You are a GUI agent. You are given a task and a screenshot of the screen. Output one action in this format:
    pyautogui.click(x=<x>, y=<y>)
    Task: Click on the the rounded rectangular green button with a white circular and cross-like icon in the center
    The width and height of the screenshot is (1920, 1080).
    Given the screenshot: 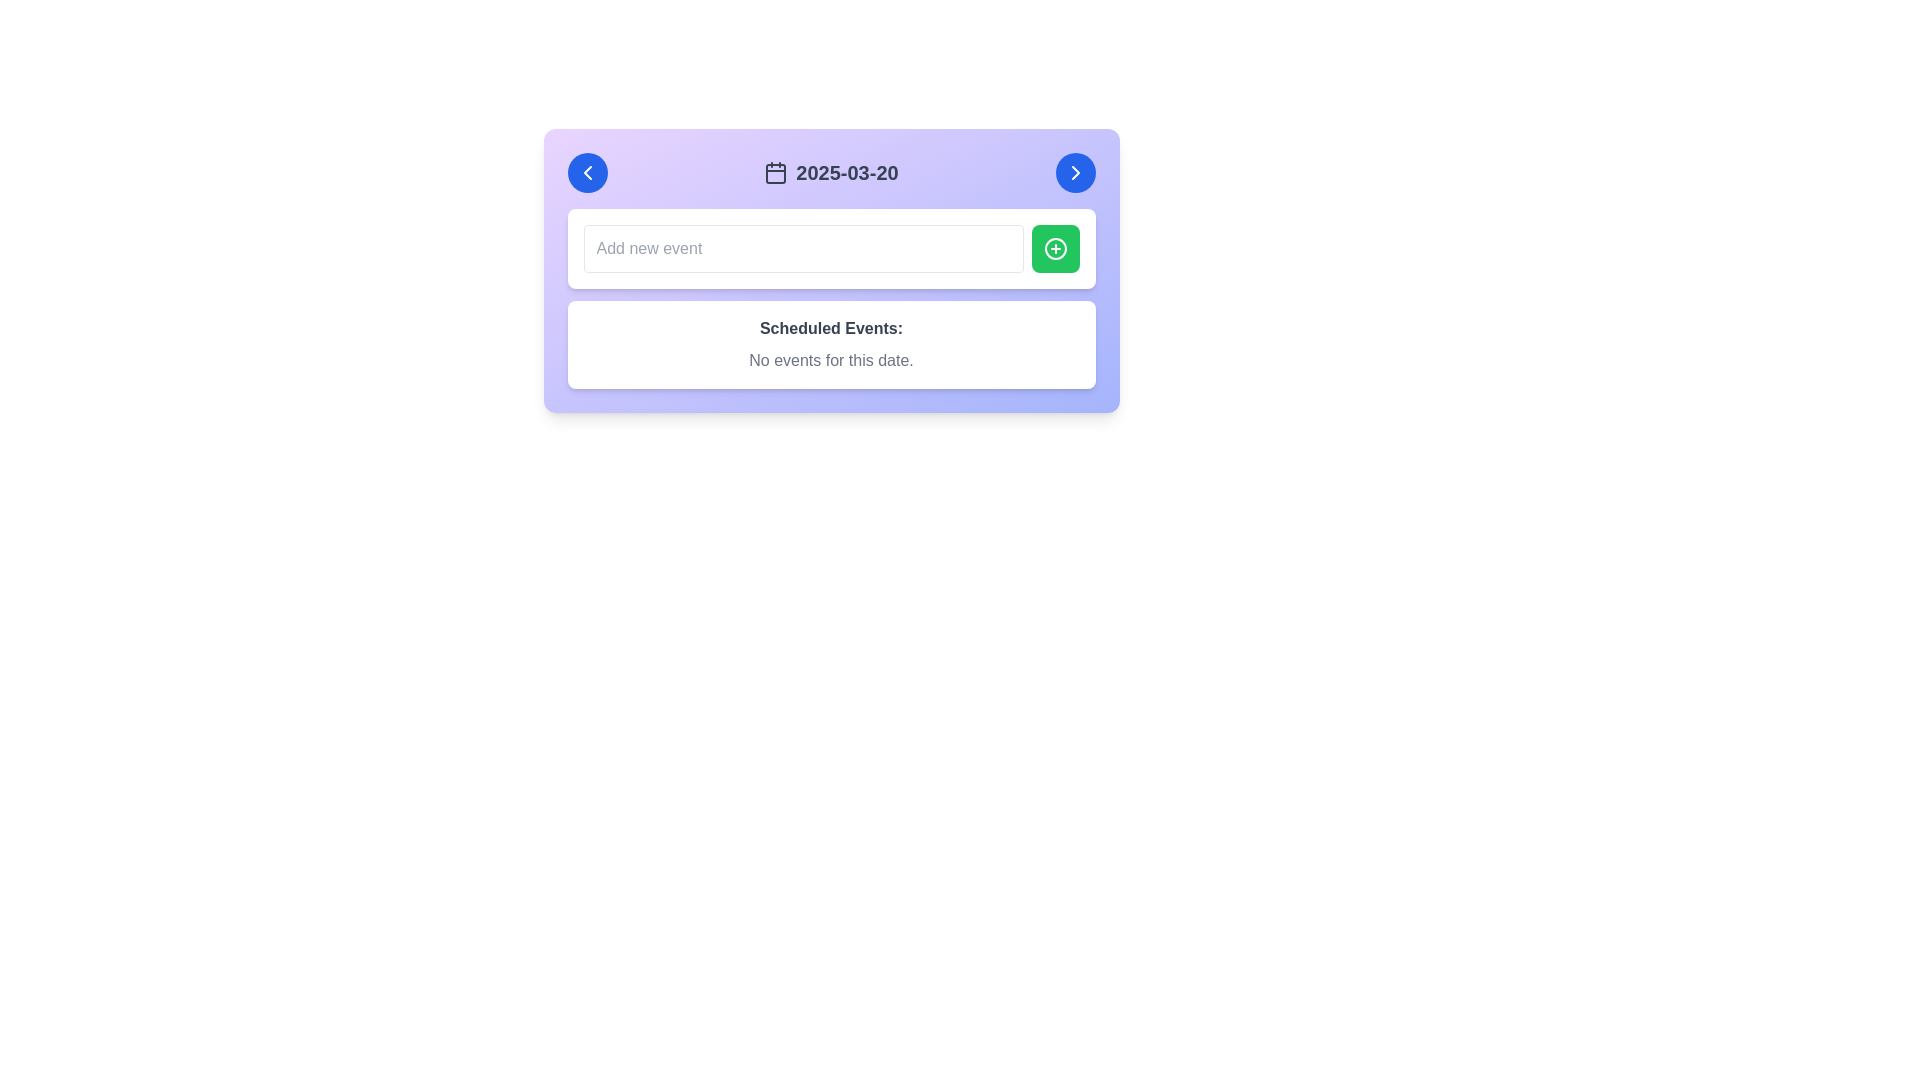 What is the action you would take?
    pyautogui.click(x=1054, y=248)
    